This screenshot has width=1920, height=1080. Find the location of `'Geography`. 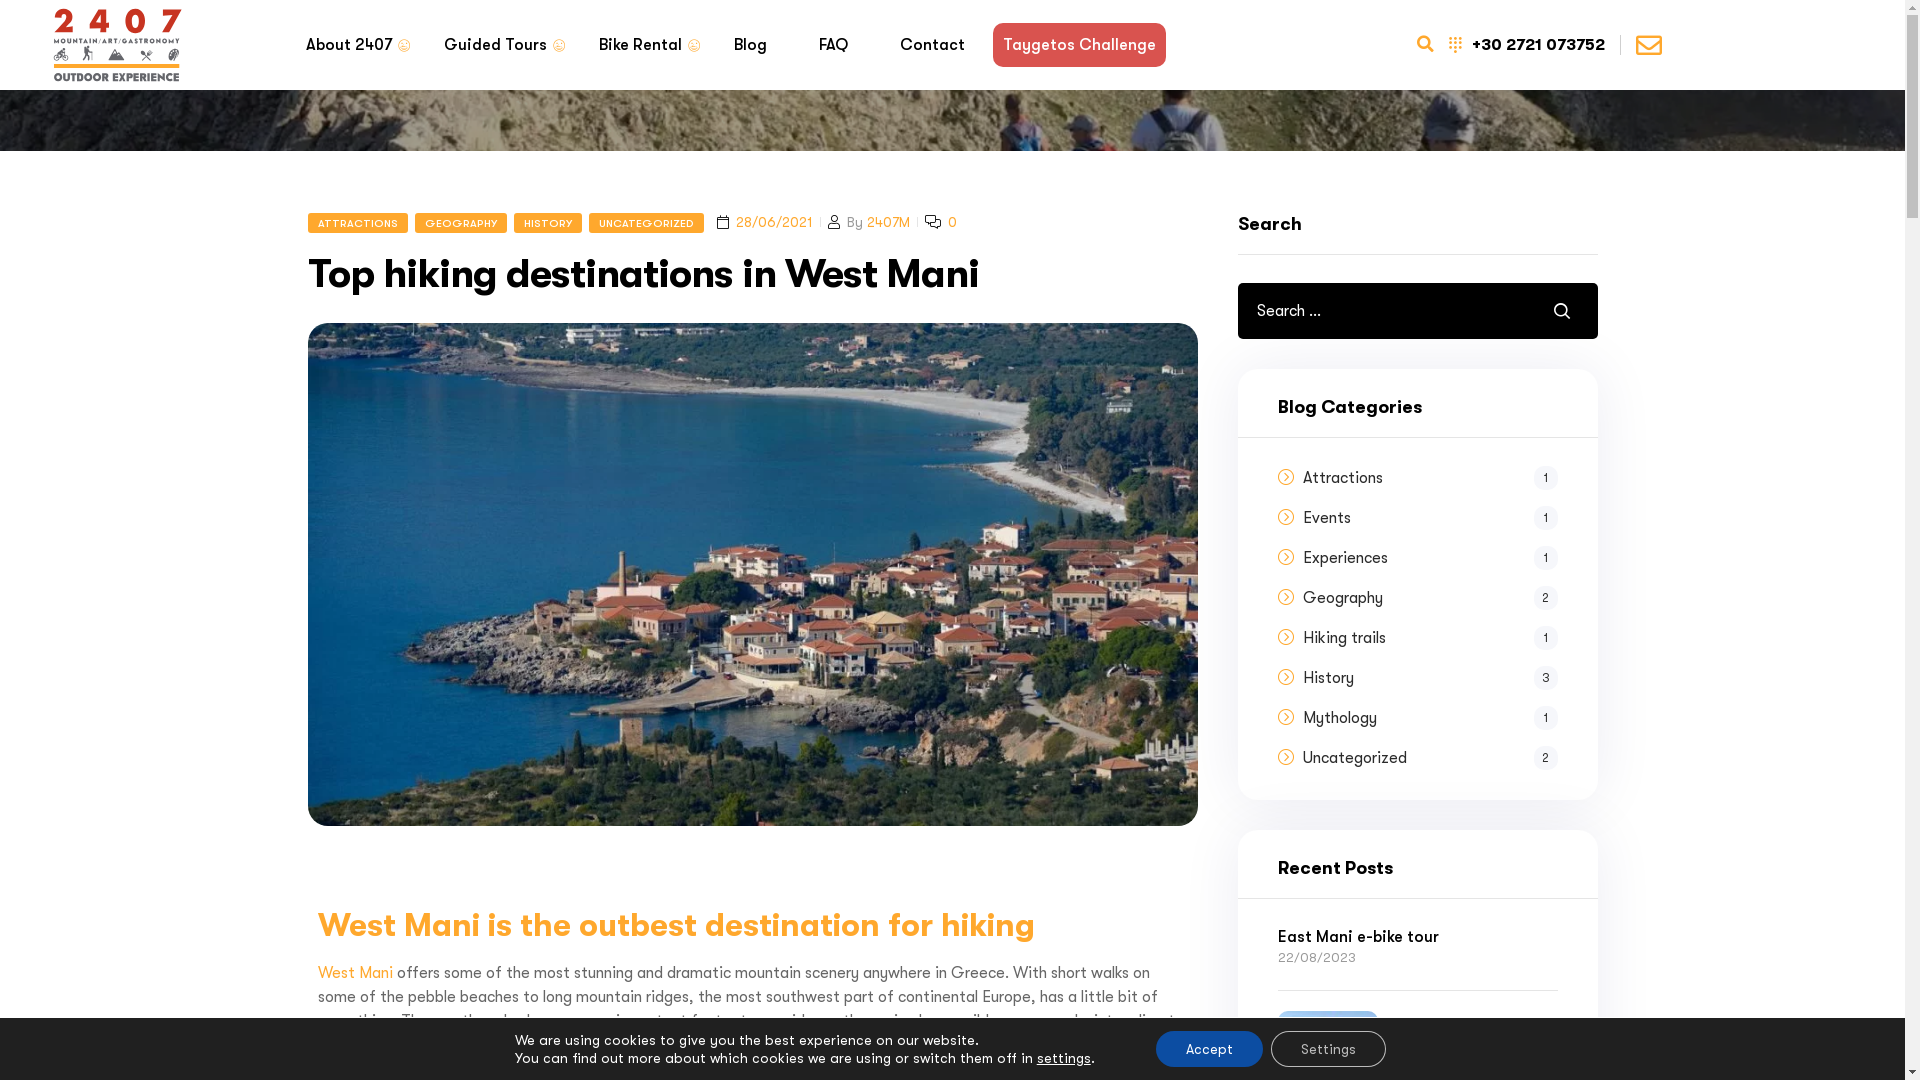

'Geography is located at coordinates (1302, 596).